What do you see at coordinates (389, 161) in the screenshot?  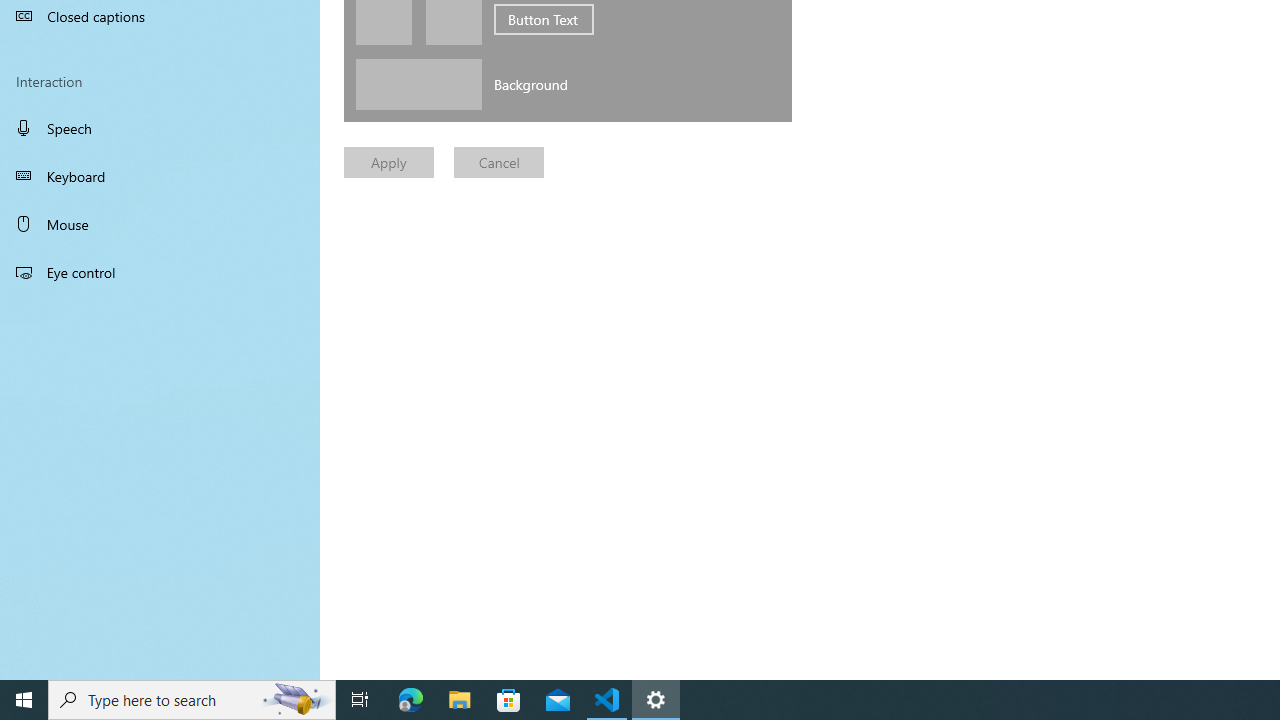 I see `'Apply'` at bounding box center [389, 161].